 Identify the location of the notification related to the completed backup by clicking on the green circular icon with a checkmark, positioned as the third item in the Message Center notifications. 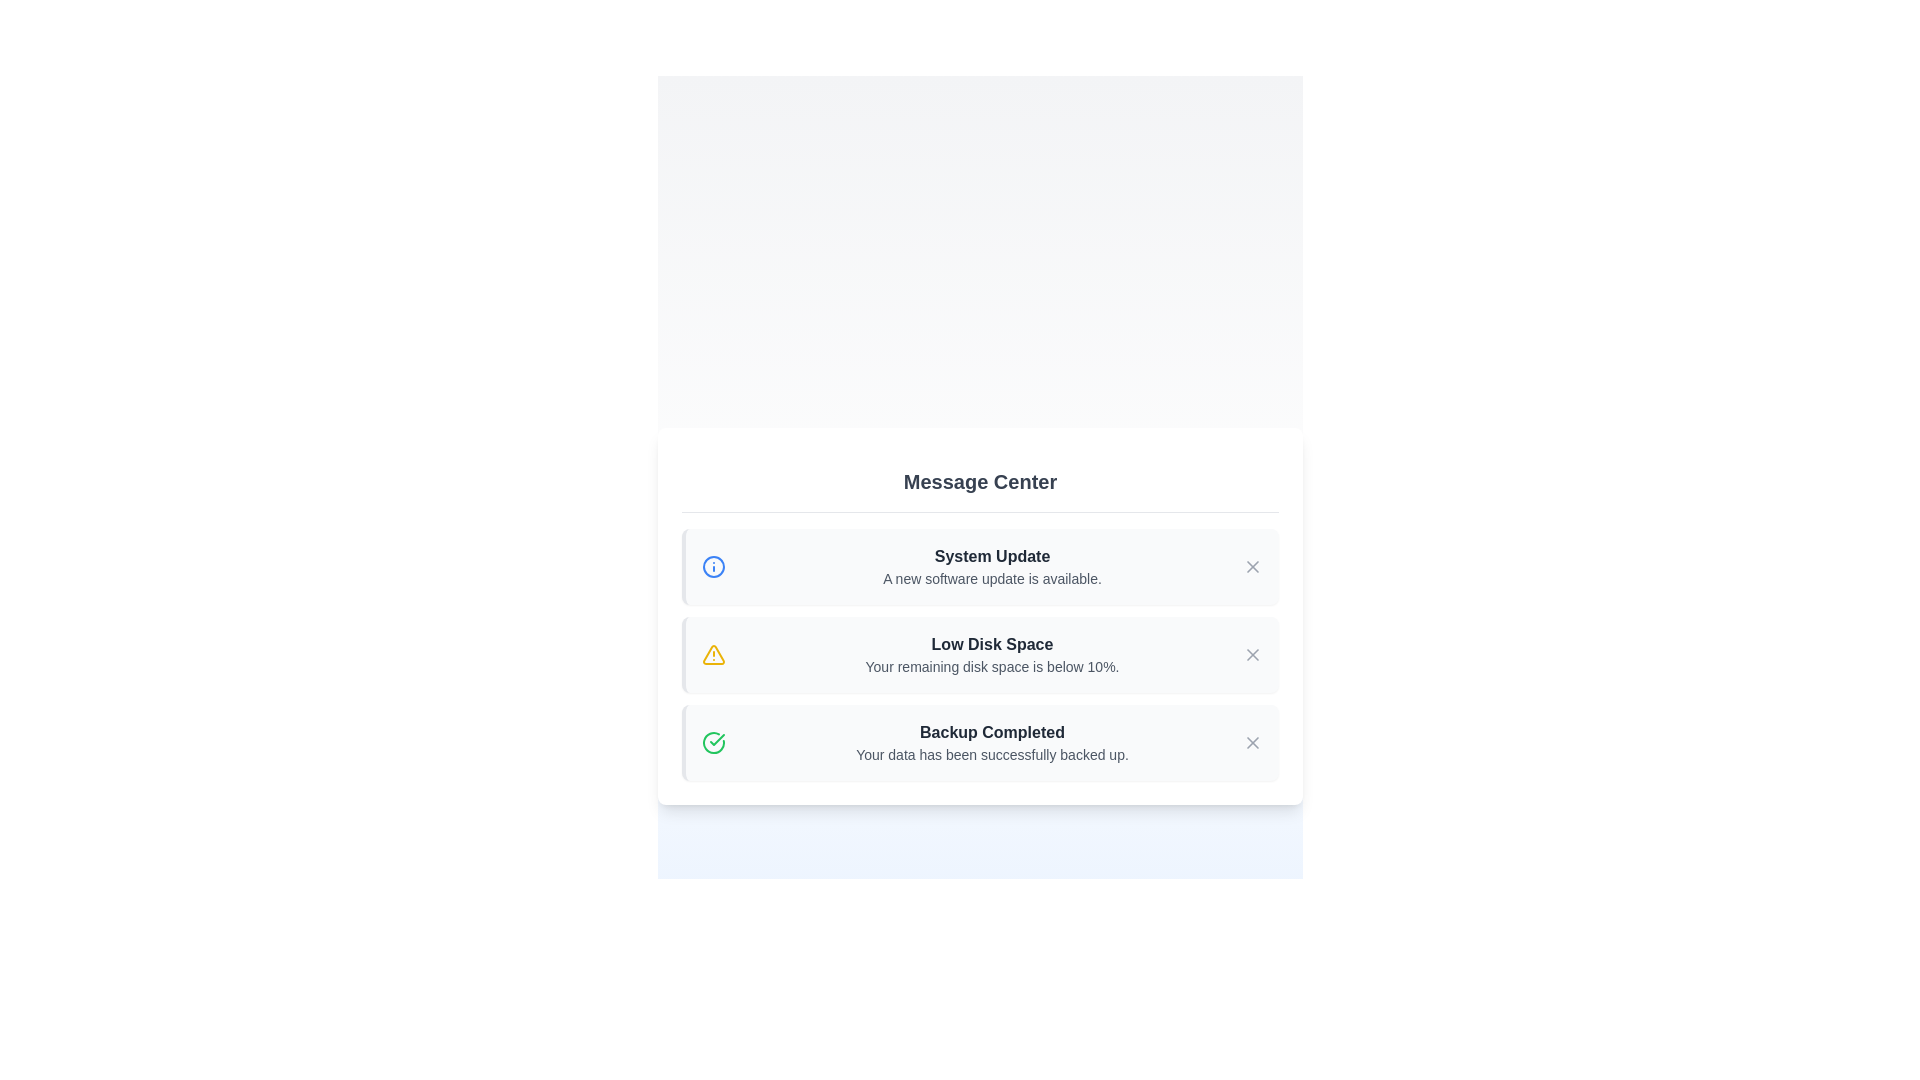
(714, 742).